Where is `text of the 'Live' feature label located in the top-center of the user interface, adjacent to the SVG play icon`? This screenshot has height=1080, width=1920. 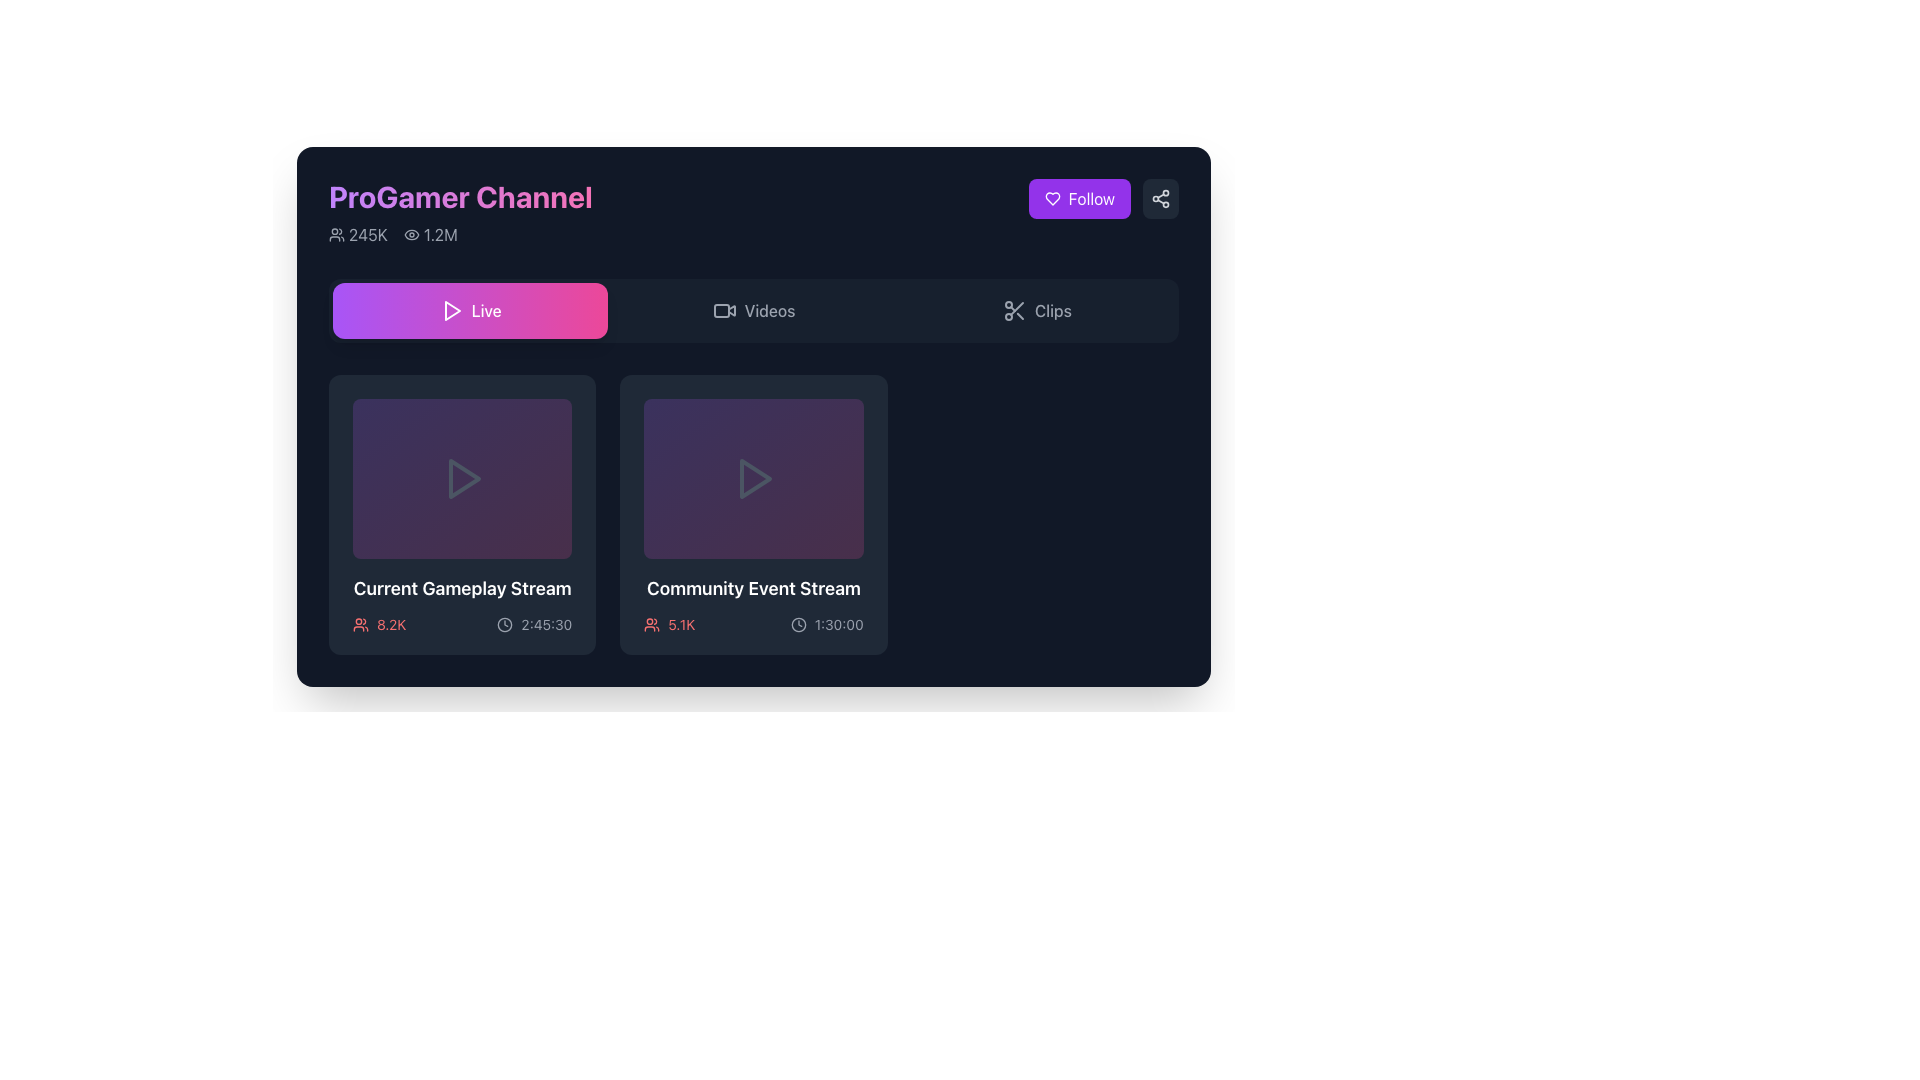 text of the 'Live' feature label located in the top-center of the user interface, adjacent to the SVG play icon is located at coordinates (486, 311).